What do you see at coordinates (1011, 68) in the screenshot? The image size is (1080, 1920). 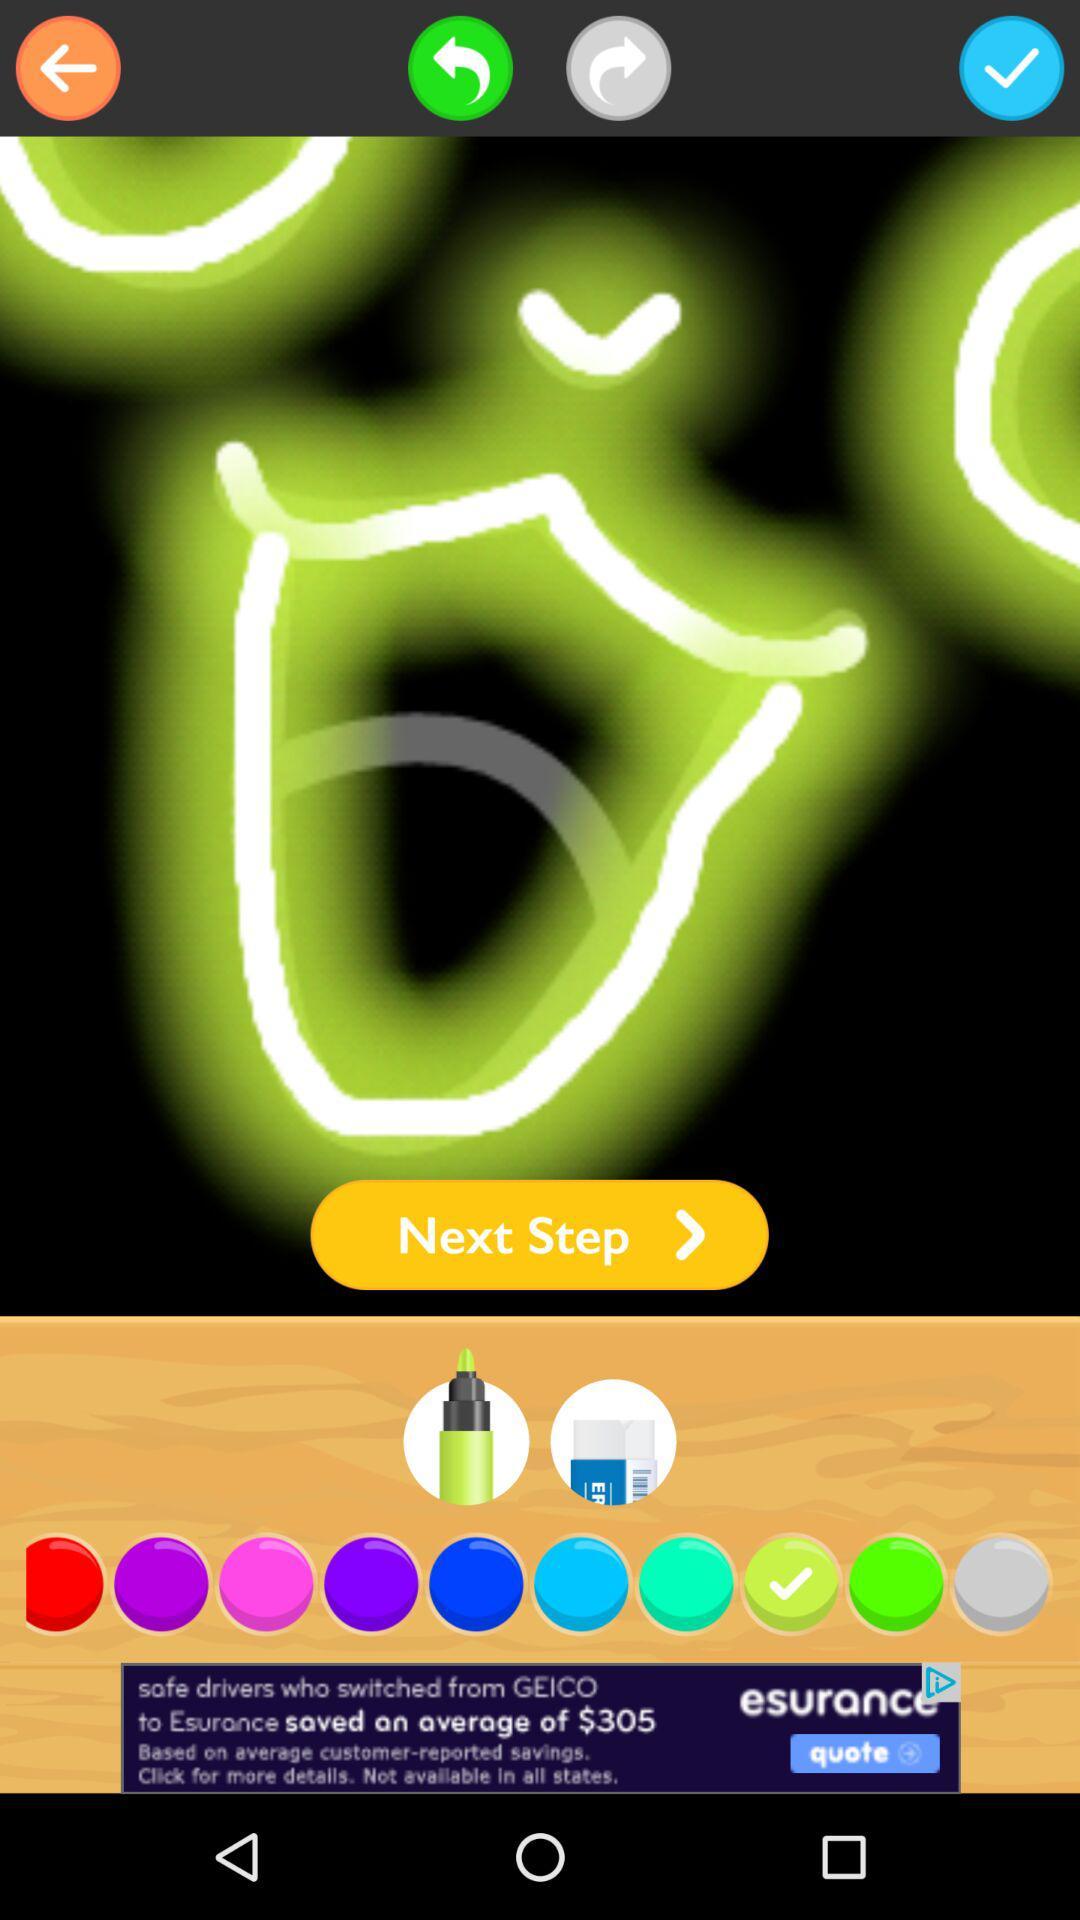 I see `submit` at bounding box center [1011, 68].